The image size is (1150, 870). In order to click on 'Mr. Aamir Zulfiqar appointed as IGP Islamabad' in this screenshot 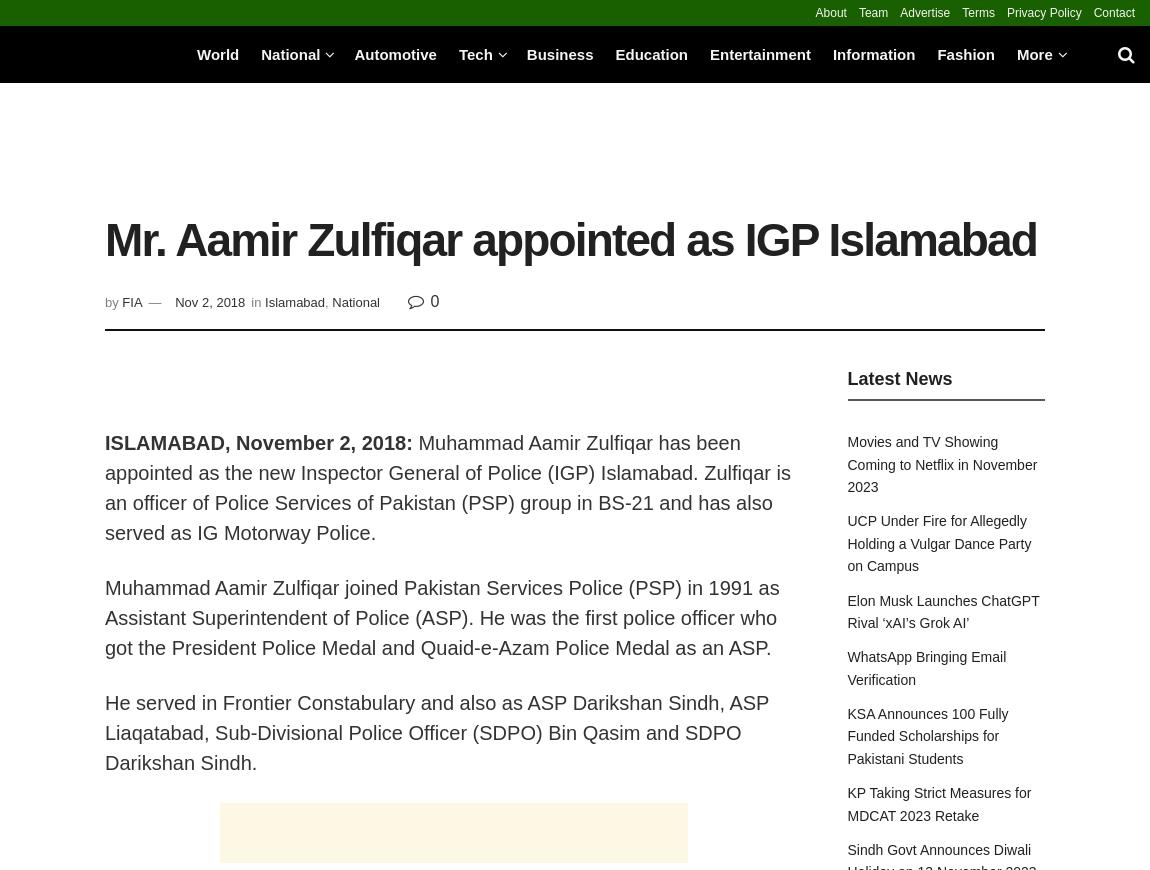, I will do `click(570, 240)`.